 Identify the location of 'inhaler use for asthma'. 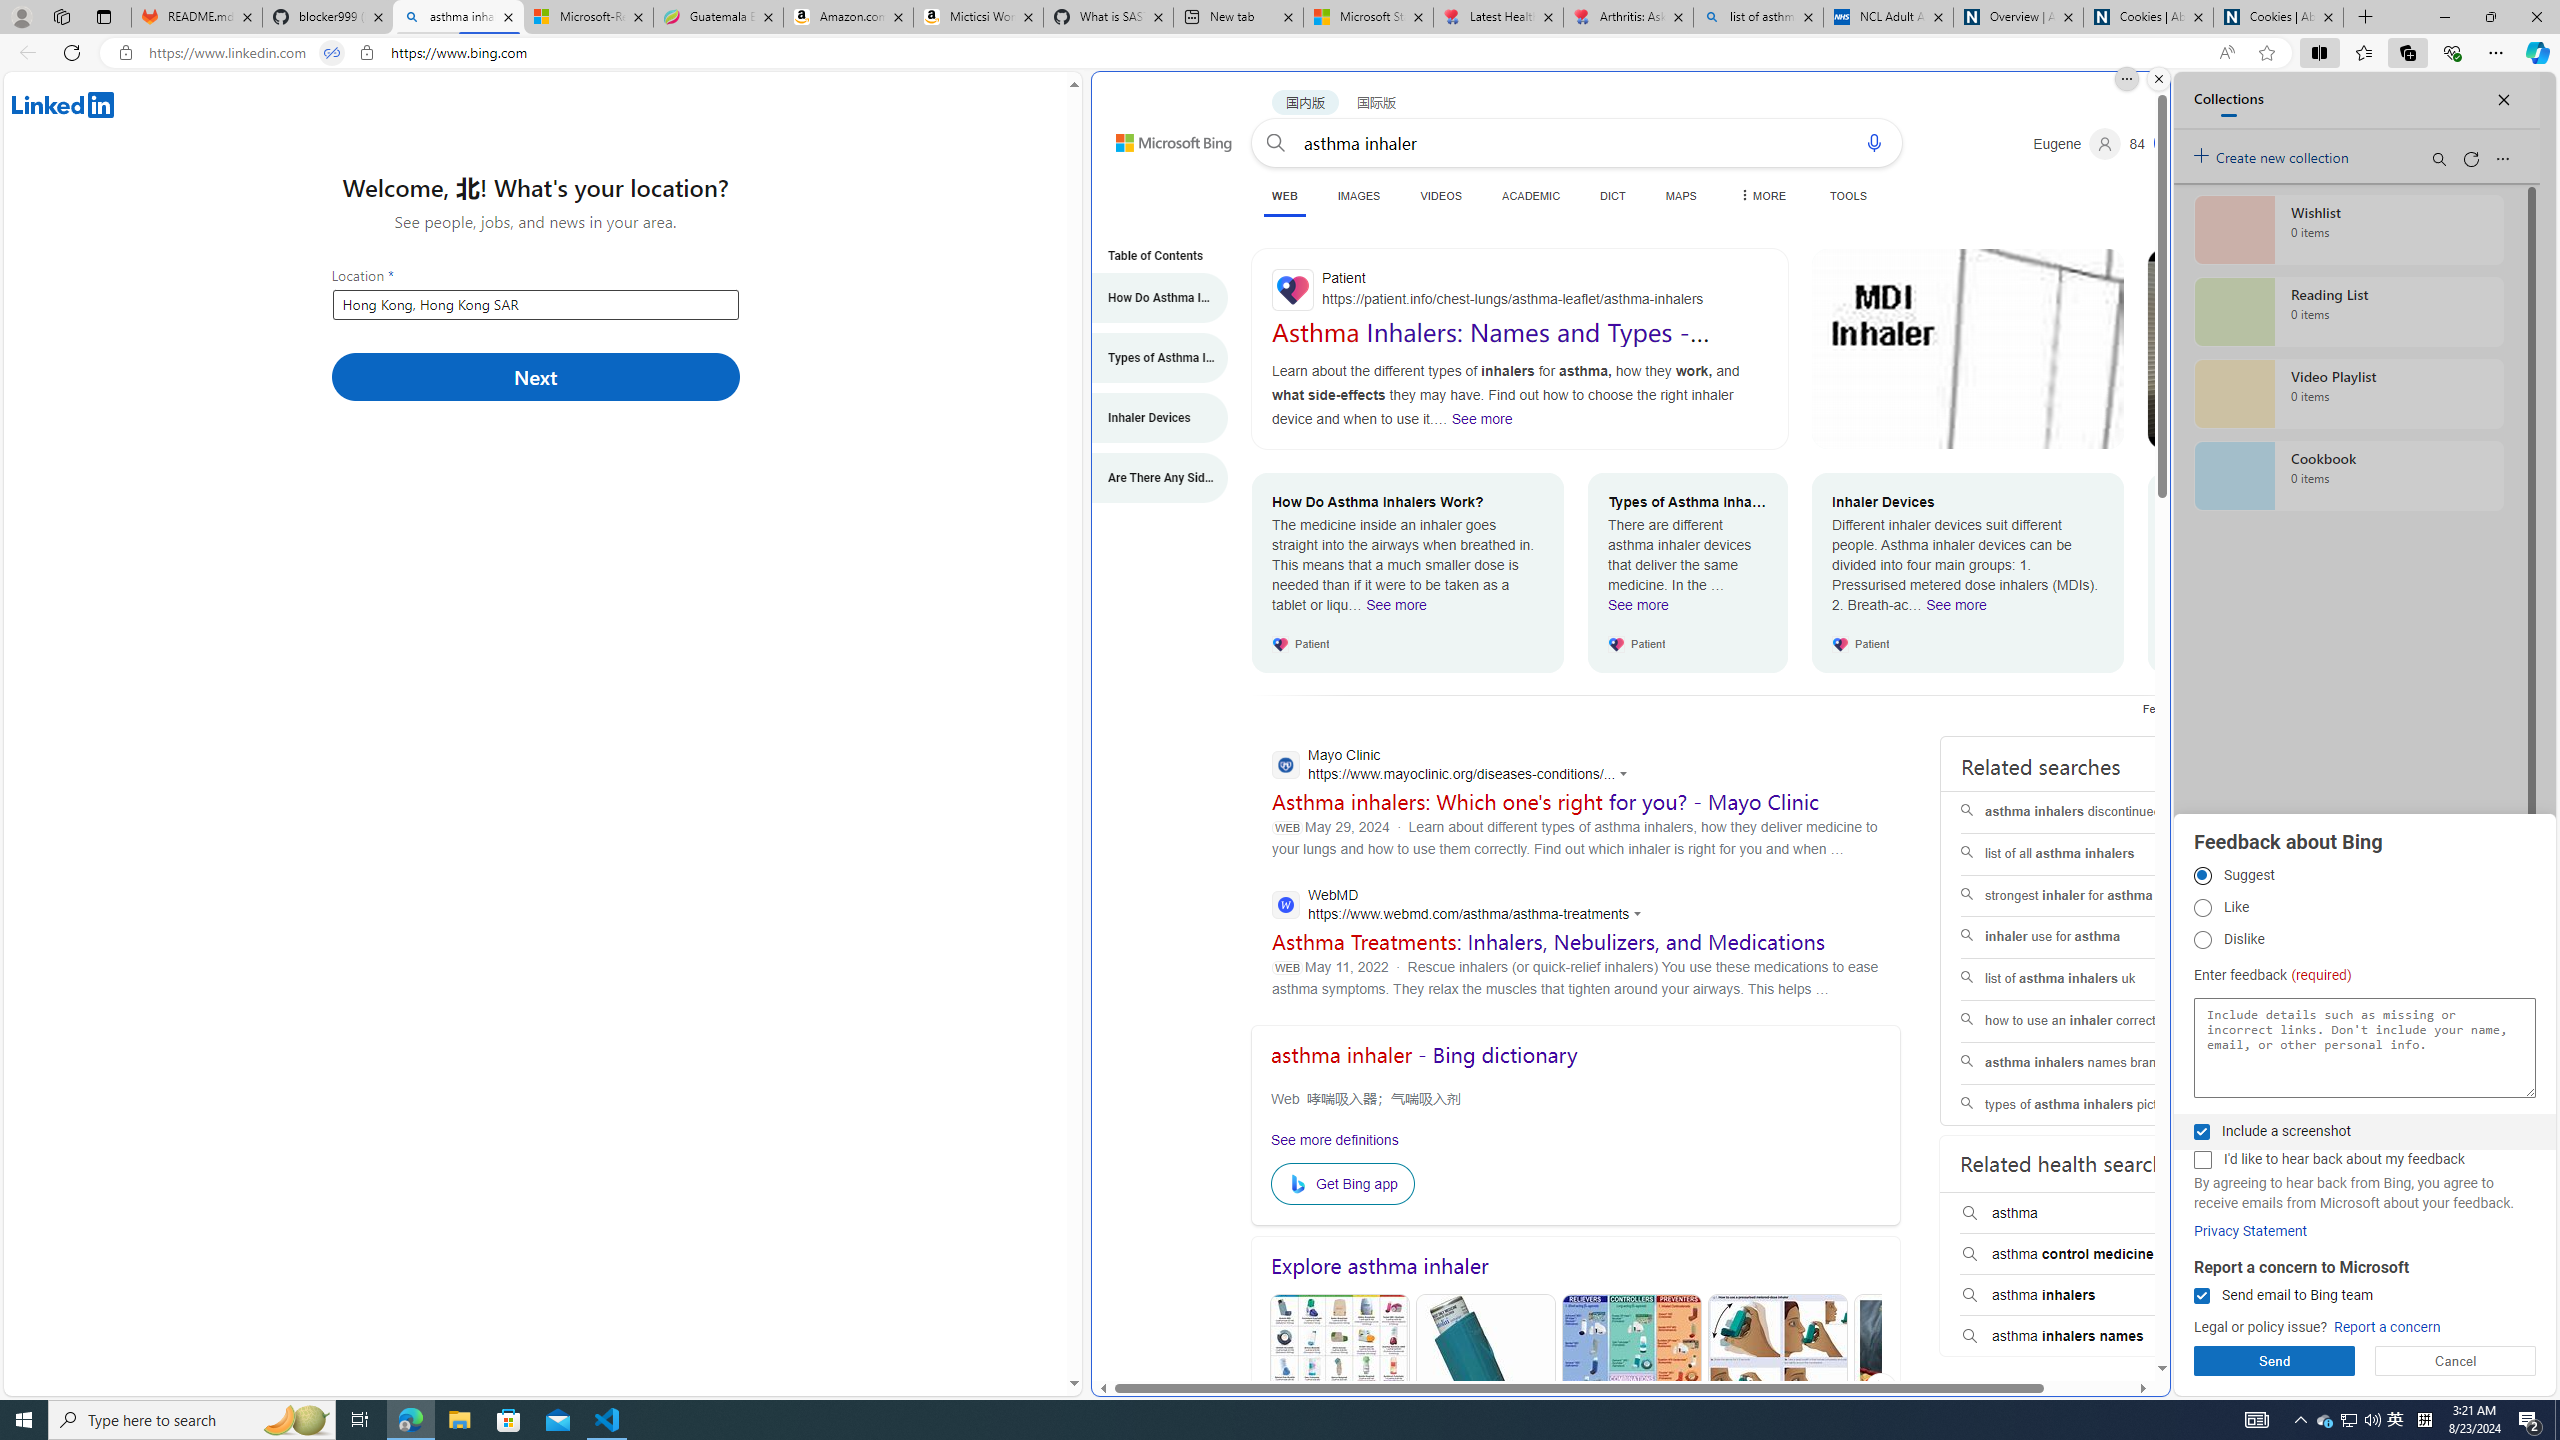
(2087, 938).